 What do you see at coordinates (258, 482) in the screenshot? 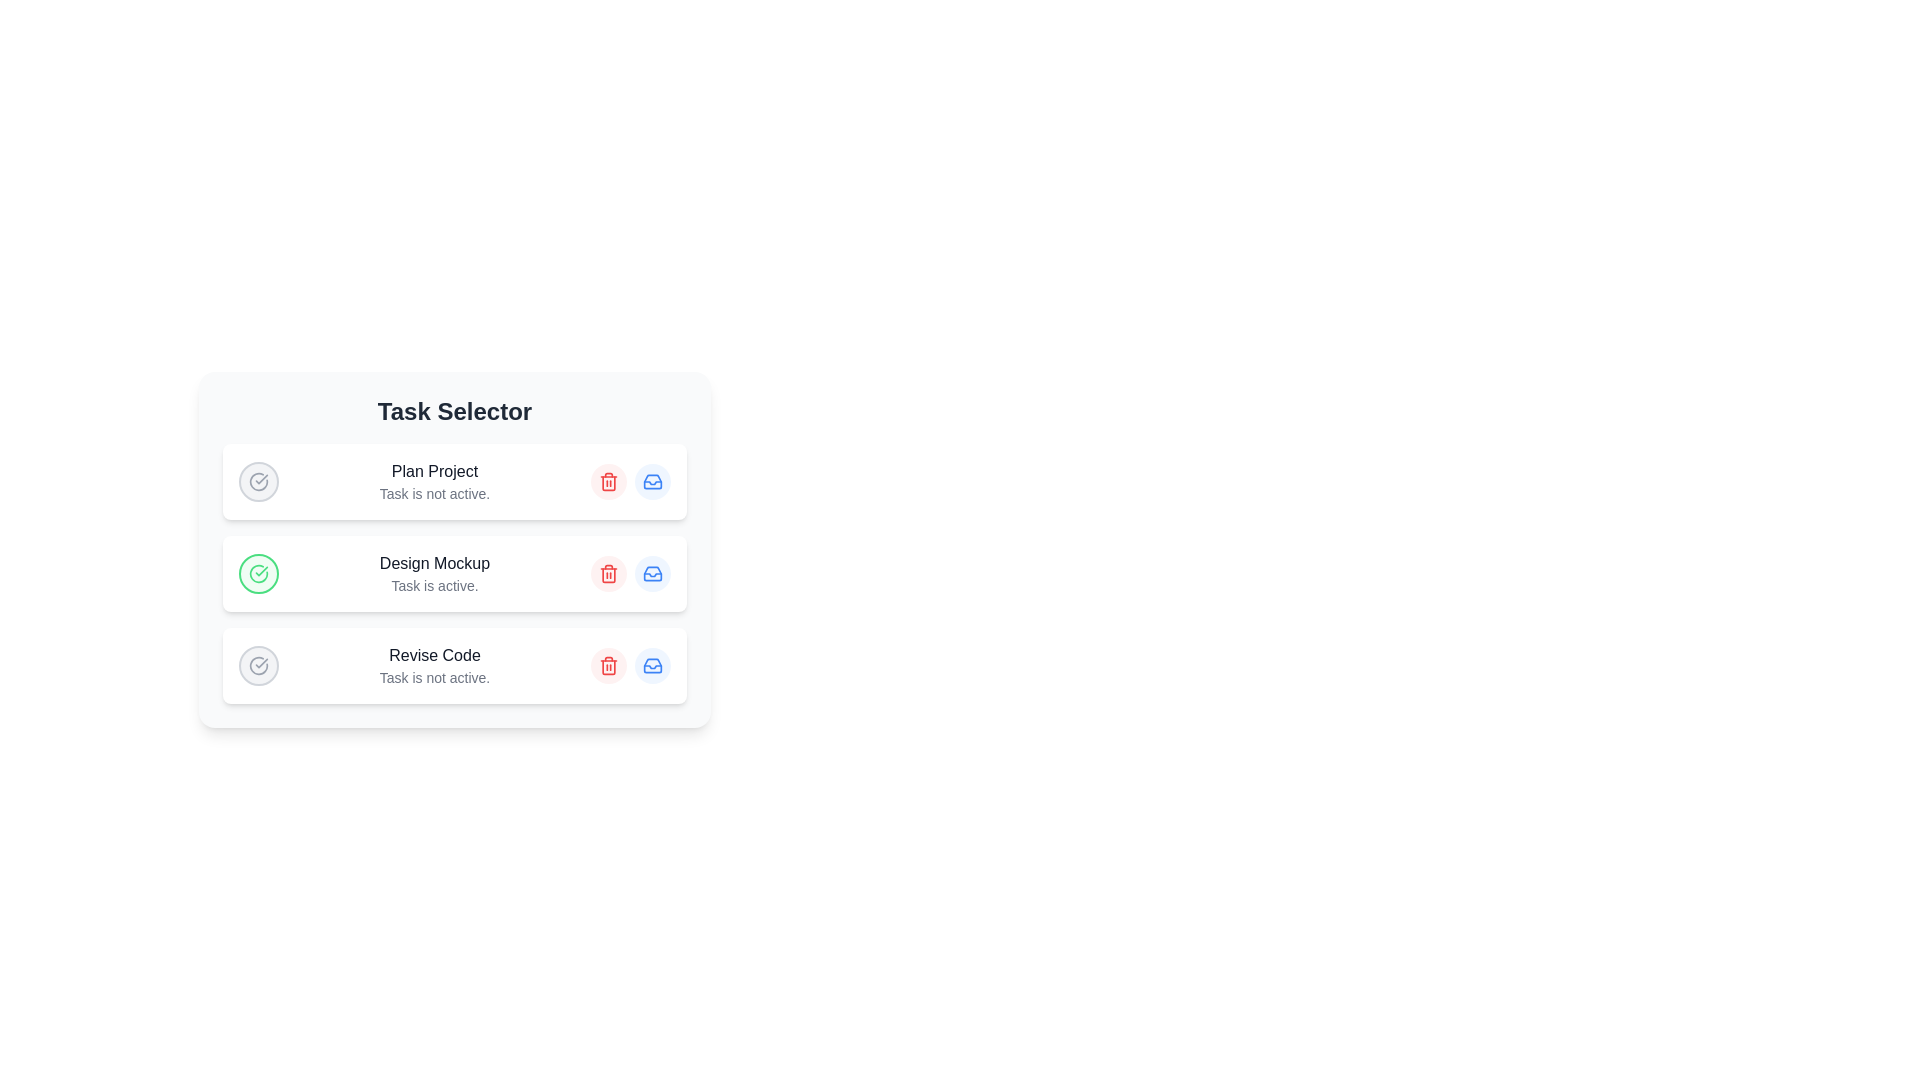
I see `the circular checkmark icon in gray, which is the second icon in the left column of the 'Task Selector' section's second row` at bounding box center [258, 482].